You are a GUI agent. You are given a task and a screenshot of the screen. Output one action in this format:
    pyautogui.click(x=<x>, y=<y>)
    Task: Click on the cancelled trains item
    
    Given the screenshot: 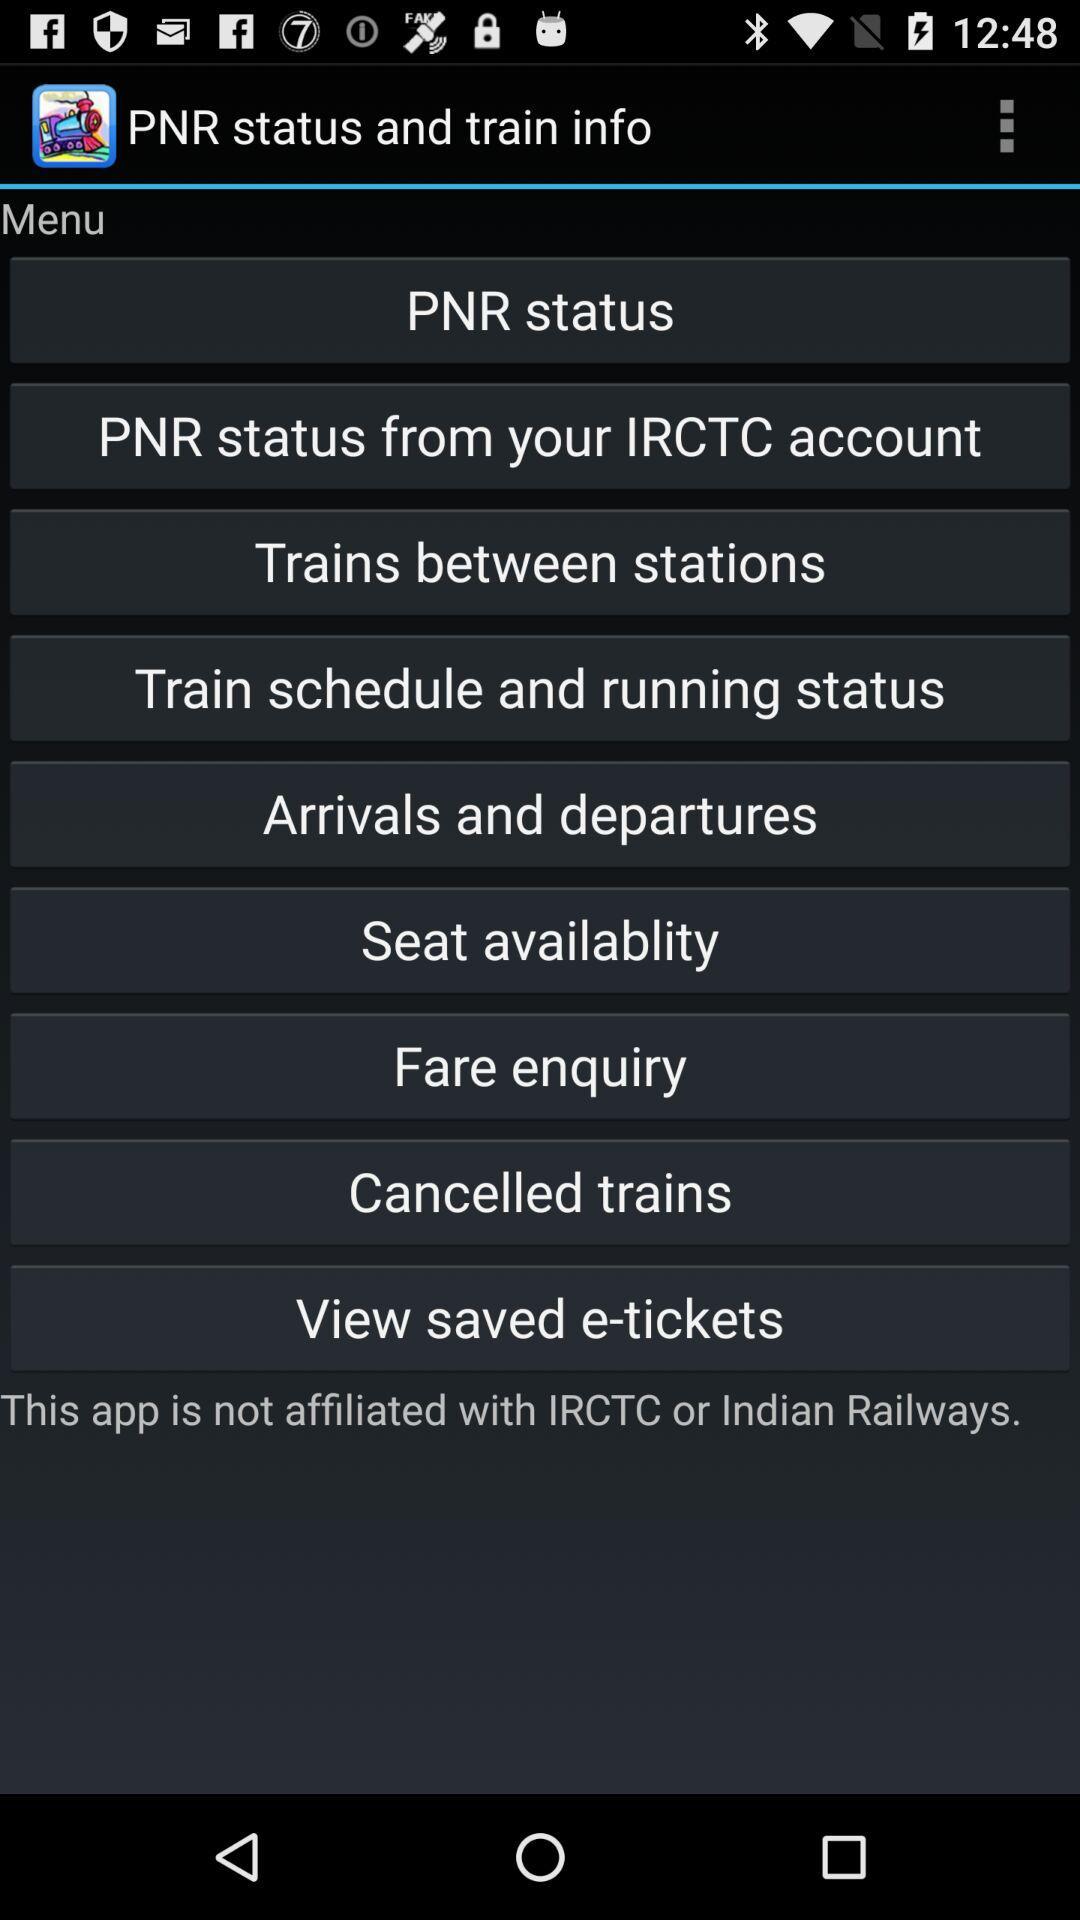 What is the action you would take?
    pyautogui.click(x=540, y=1190)
    